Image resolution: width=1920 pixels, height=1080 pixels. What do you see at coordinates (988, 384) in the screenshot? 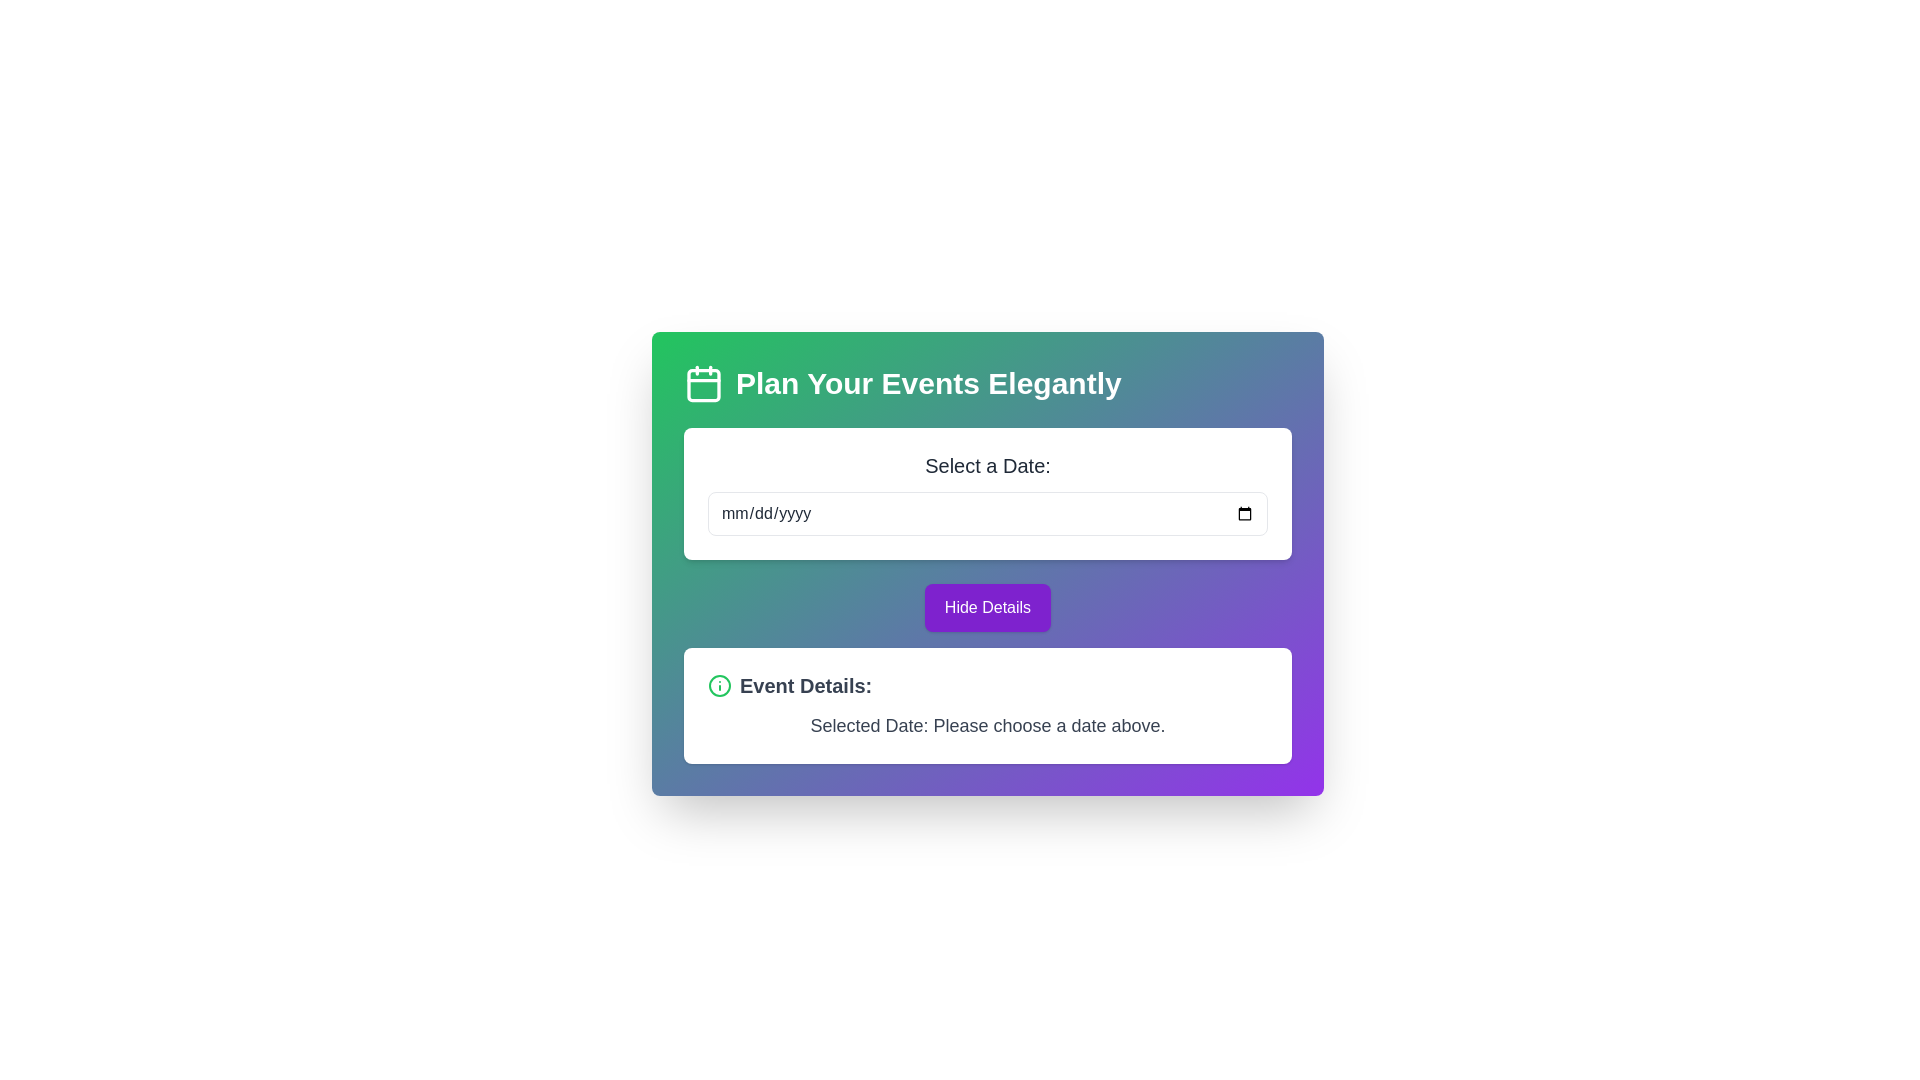
I see `the prominent banner-like section displaying the text 'Plan Your Events Elegantly' with a calendar icon on the left, which is styled with a white outline and green to blue gradient background` at bounding box center [988, 384].